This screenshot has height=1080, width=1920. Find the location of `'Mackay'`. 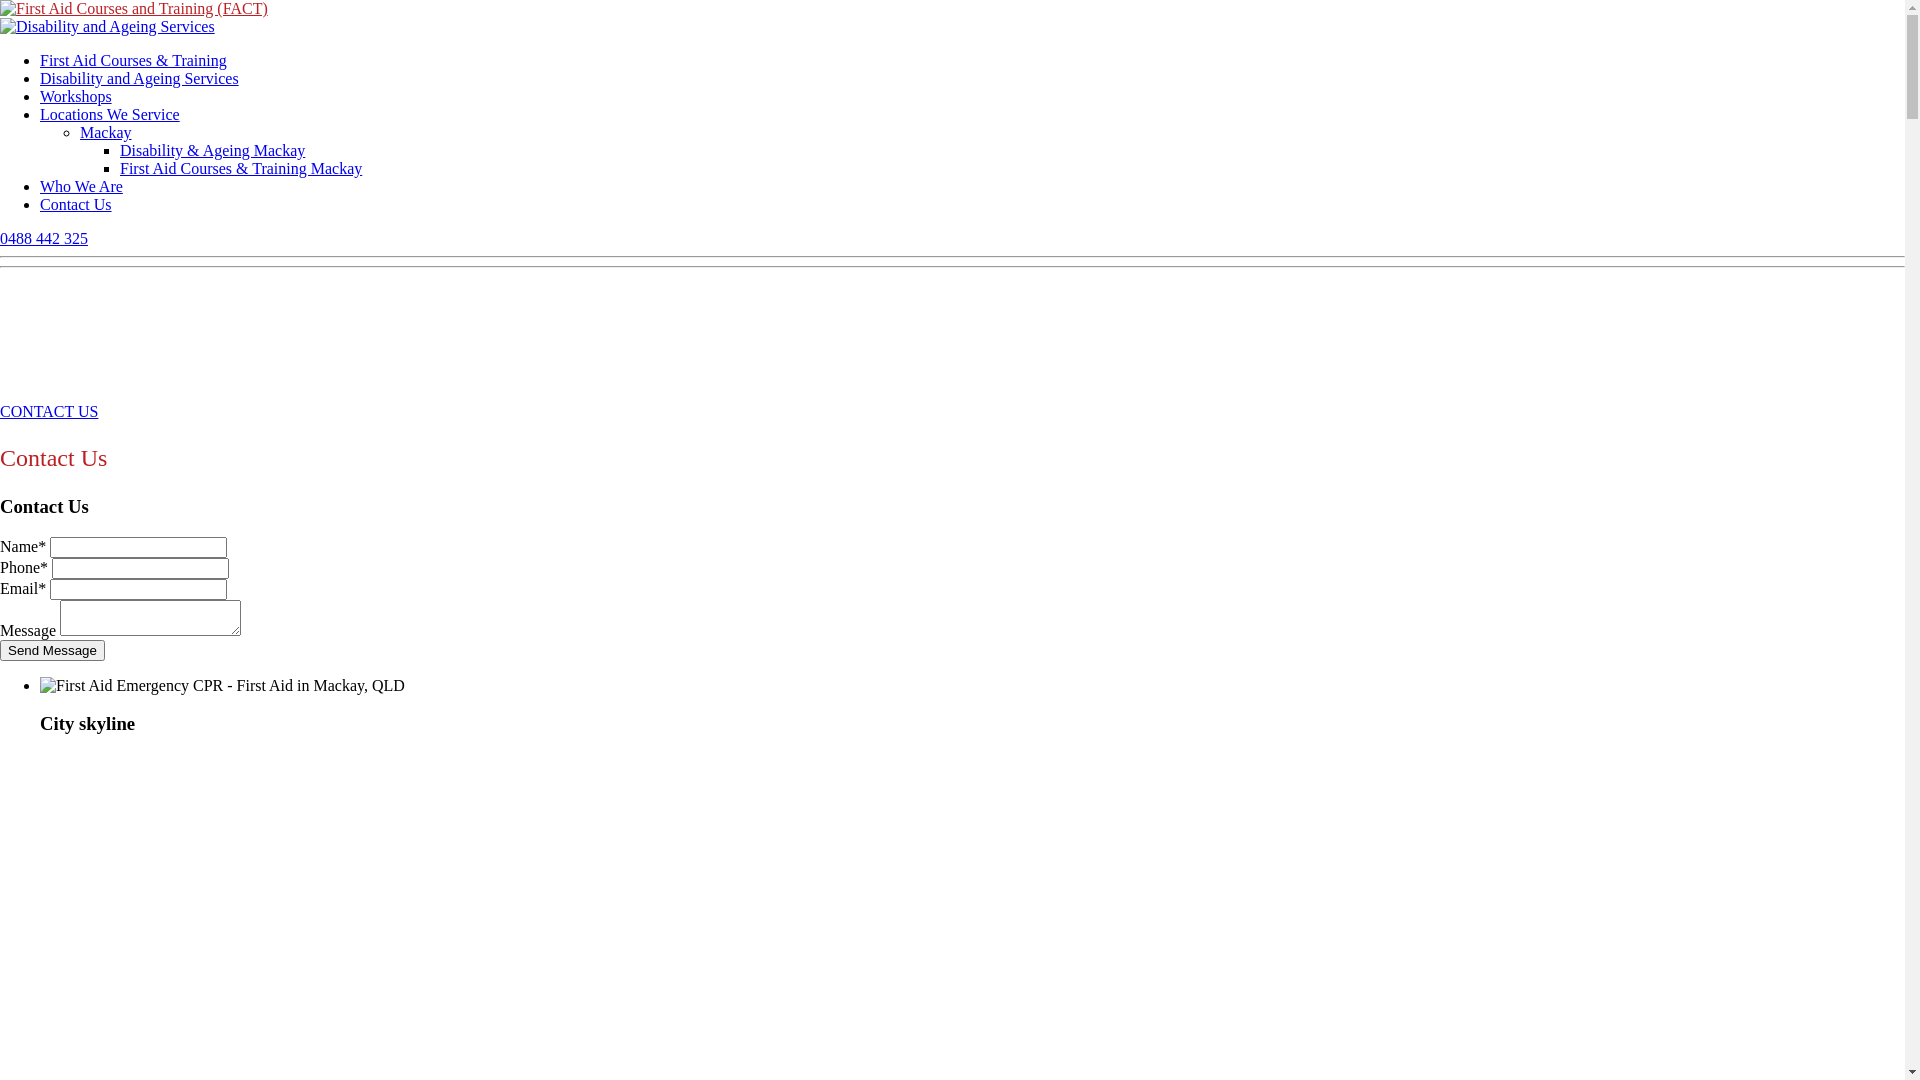

'Mackay' is located at coordinates (104, 132).